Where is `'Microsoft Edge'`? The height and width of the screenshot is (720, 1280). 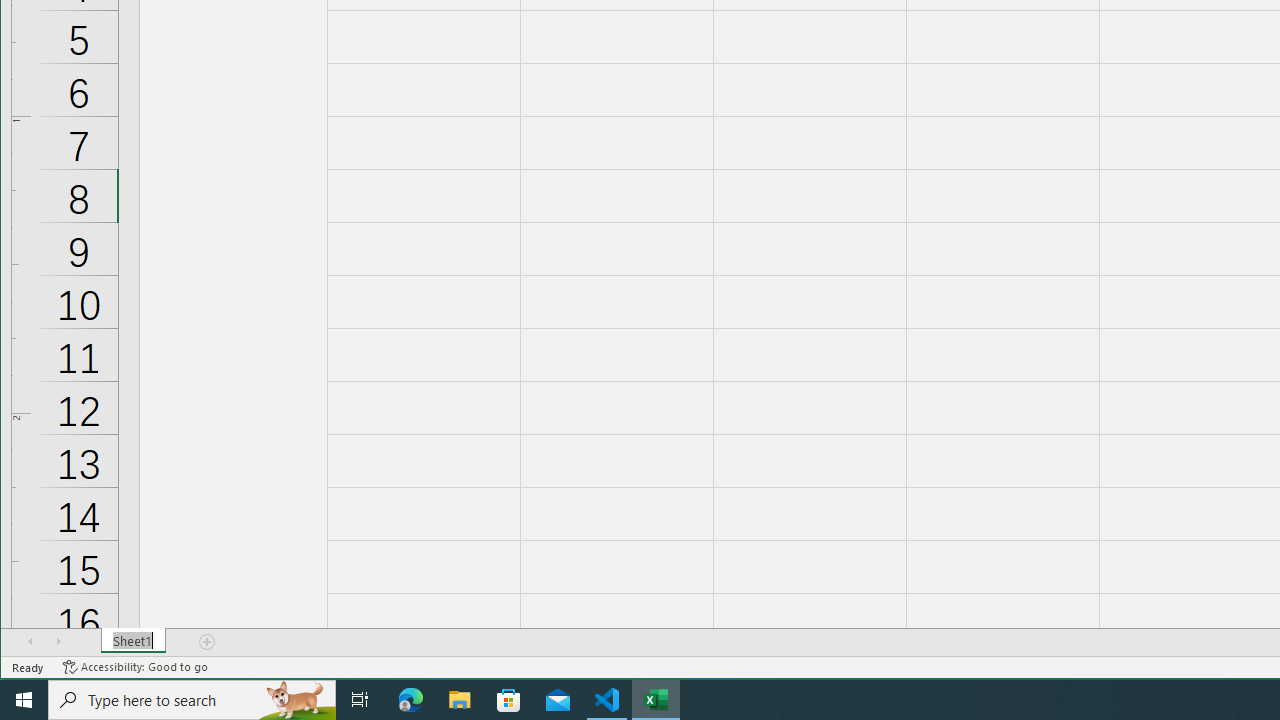 'Microsoft Edge' is located at coordinates (410, 698).